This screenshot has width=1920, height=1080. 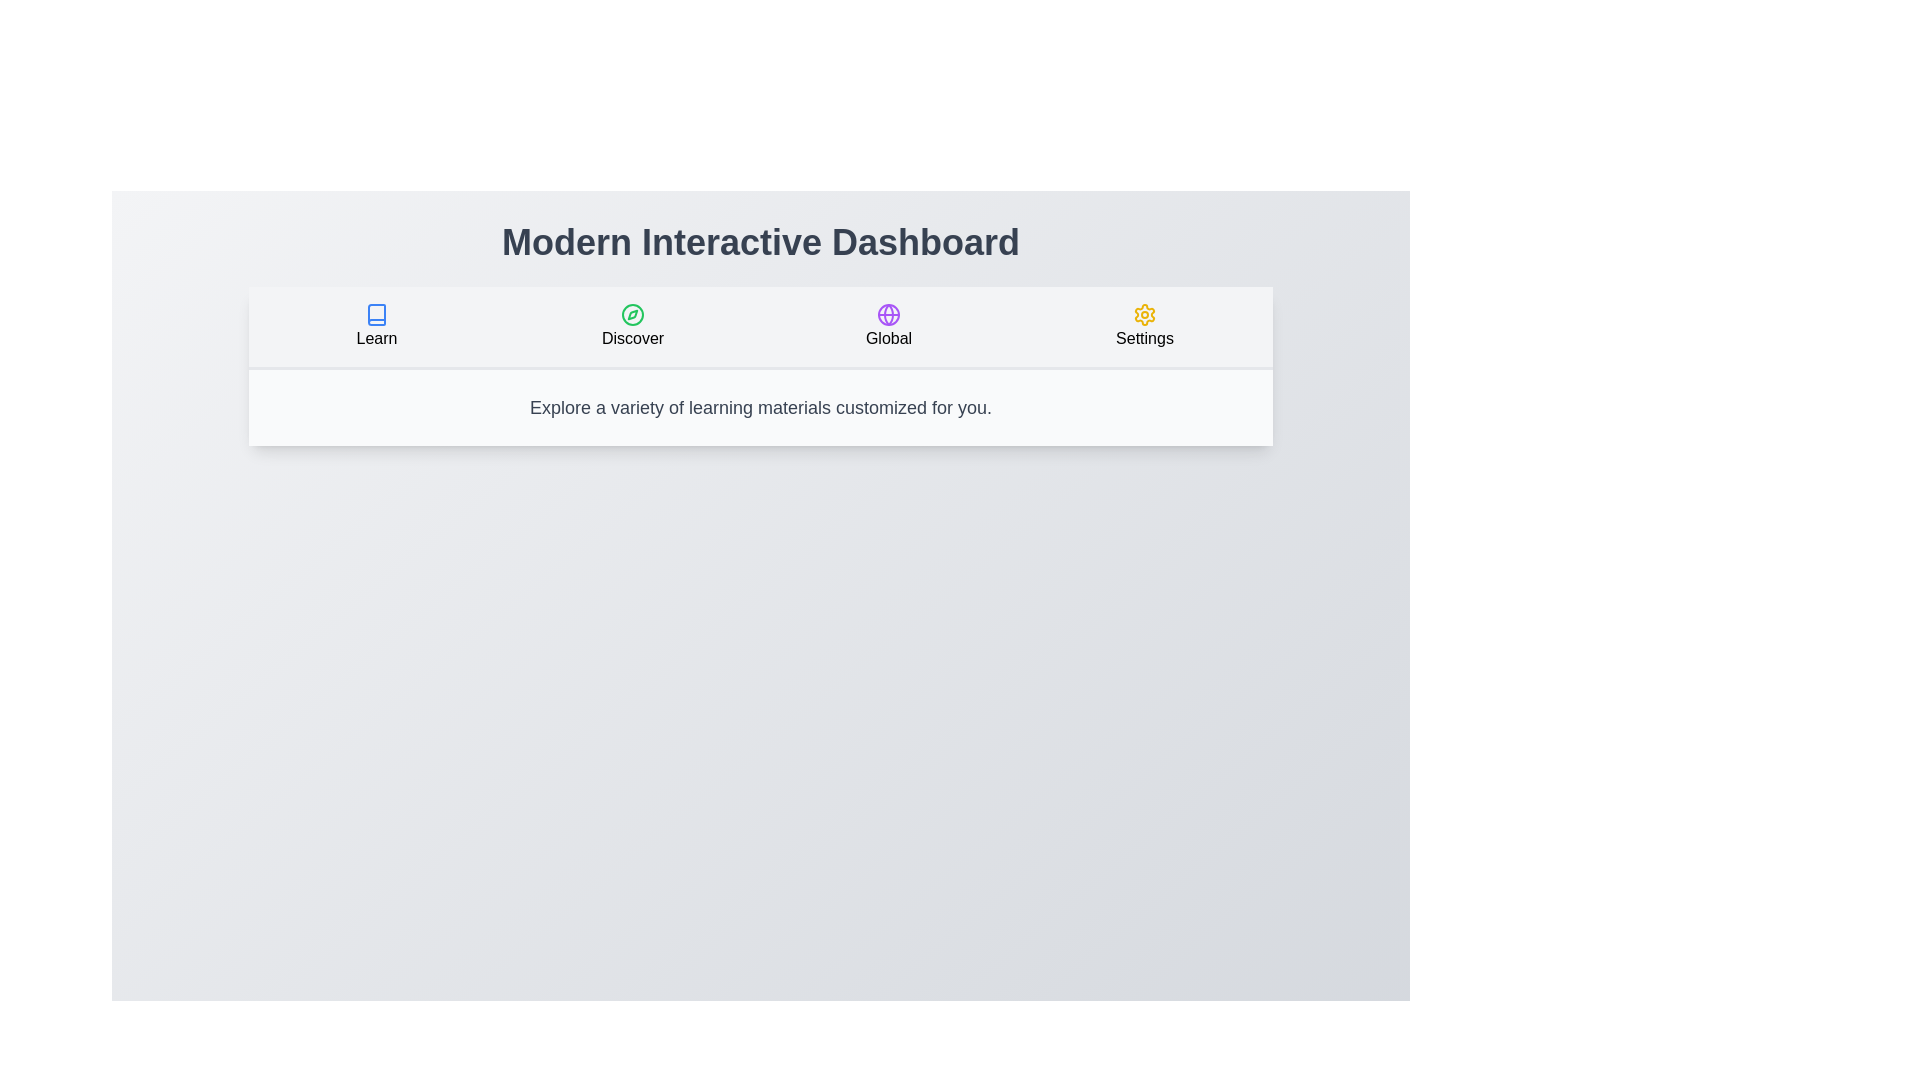 I want to click on the 'Learn' navigation tab button located on the leftmost side of the horizontal navigation bar, so click(x=377, y=326).